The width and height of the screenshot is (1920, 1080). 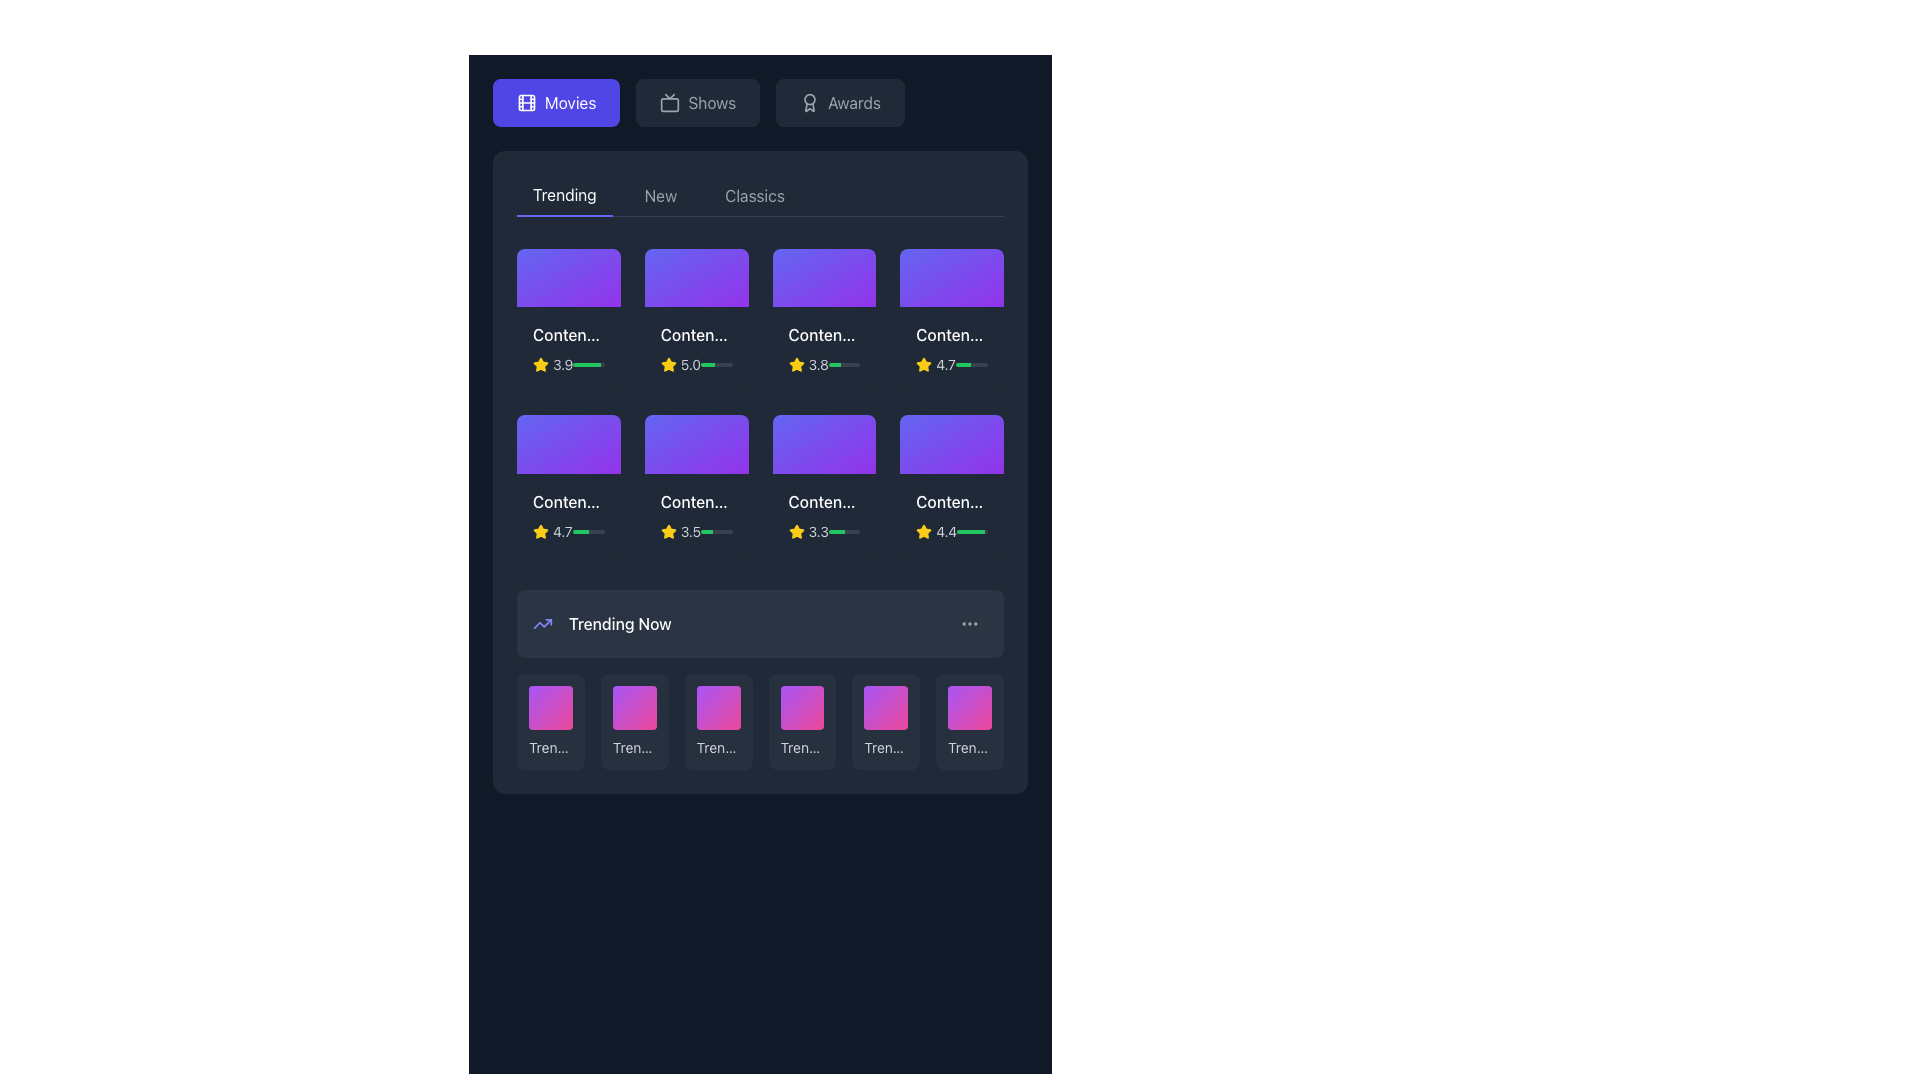 I want to click on the Text label displaying 'Content Title 3' in the 'Trending' section, so click(x=824, y=334).